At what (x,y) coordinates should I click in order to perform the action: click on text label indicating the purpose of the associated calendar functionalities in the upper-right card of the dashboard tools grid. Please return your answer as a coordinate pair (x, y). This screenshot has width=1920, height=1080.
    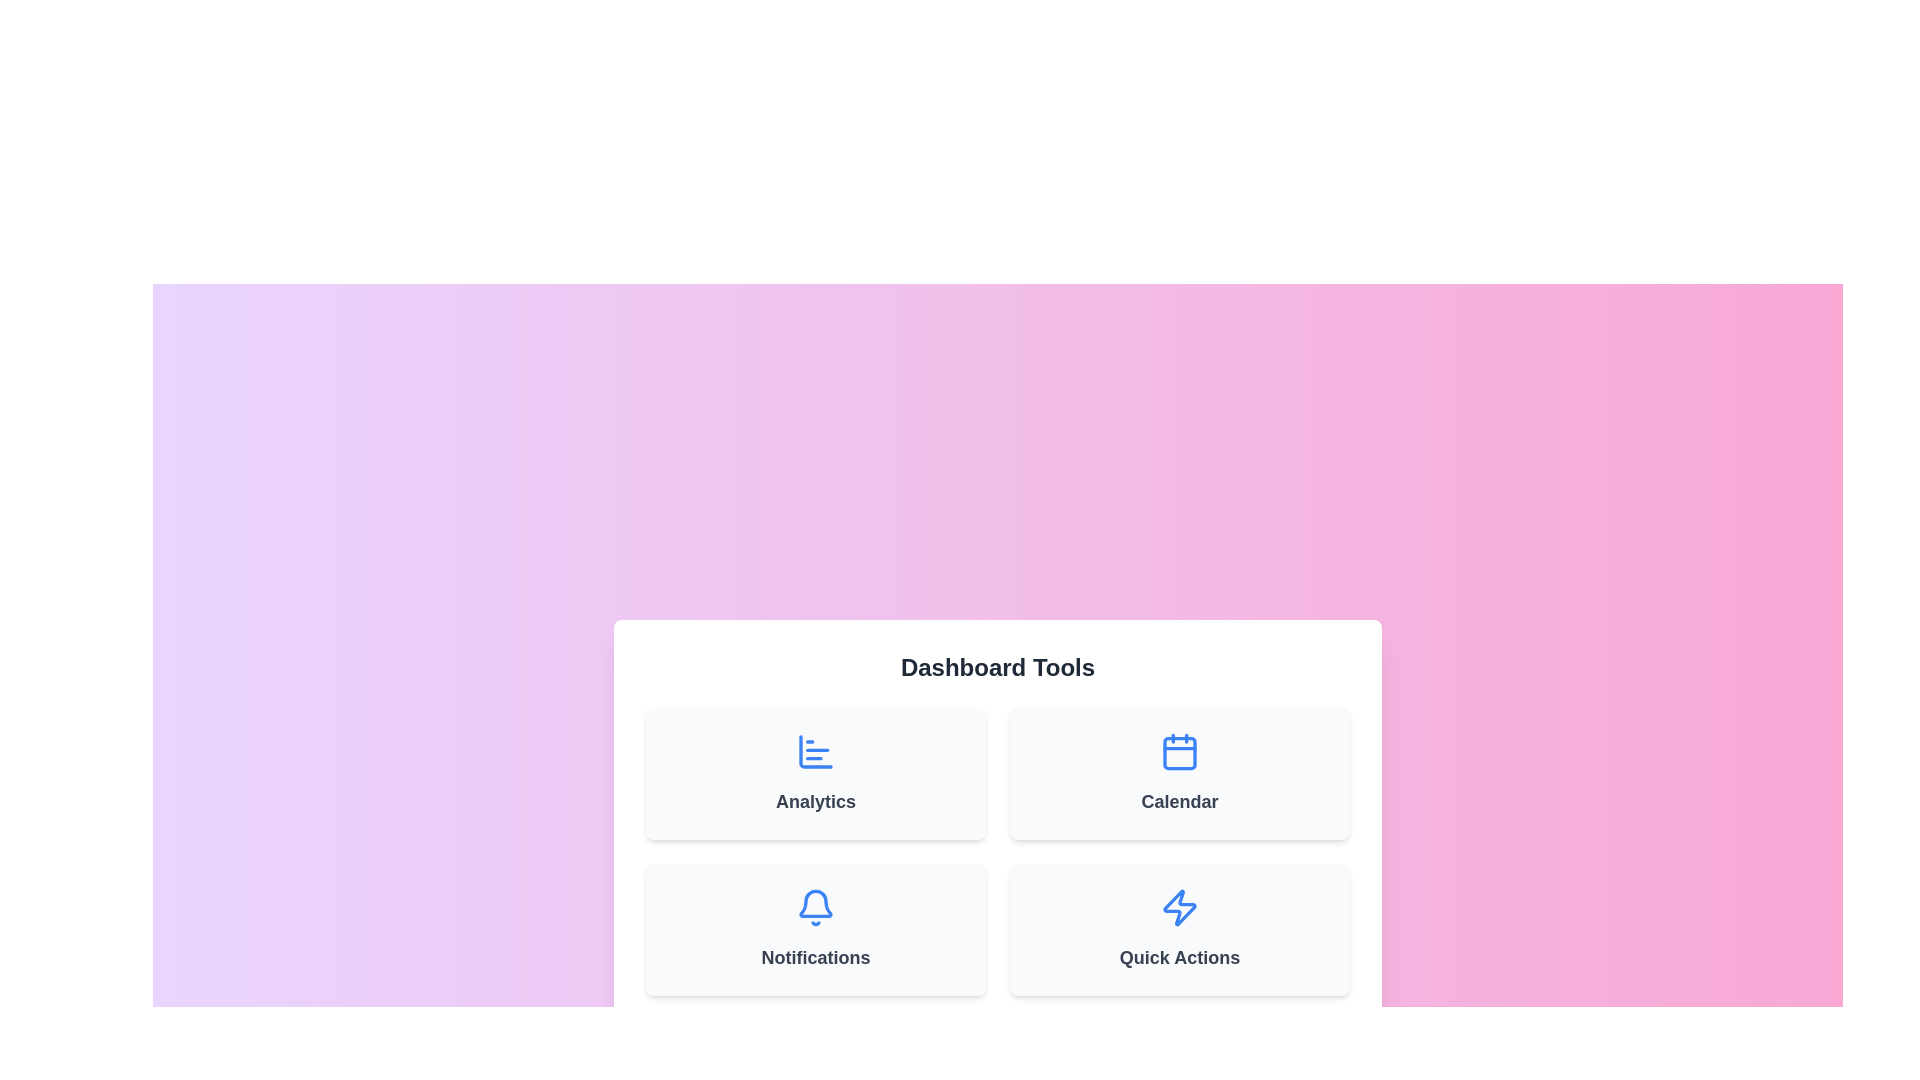
    Looking at the image, I should click on (1180, 801).